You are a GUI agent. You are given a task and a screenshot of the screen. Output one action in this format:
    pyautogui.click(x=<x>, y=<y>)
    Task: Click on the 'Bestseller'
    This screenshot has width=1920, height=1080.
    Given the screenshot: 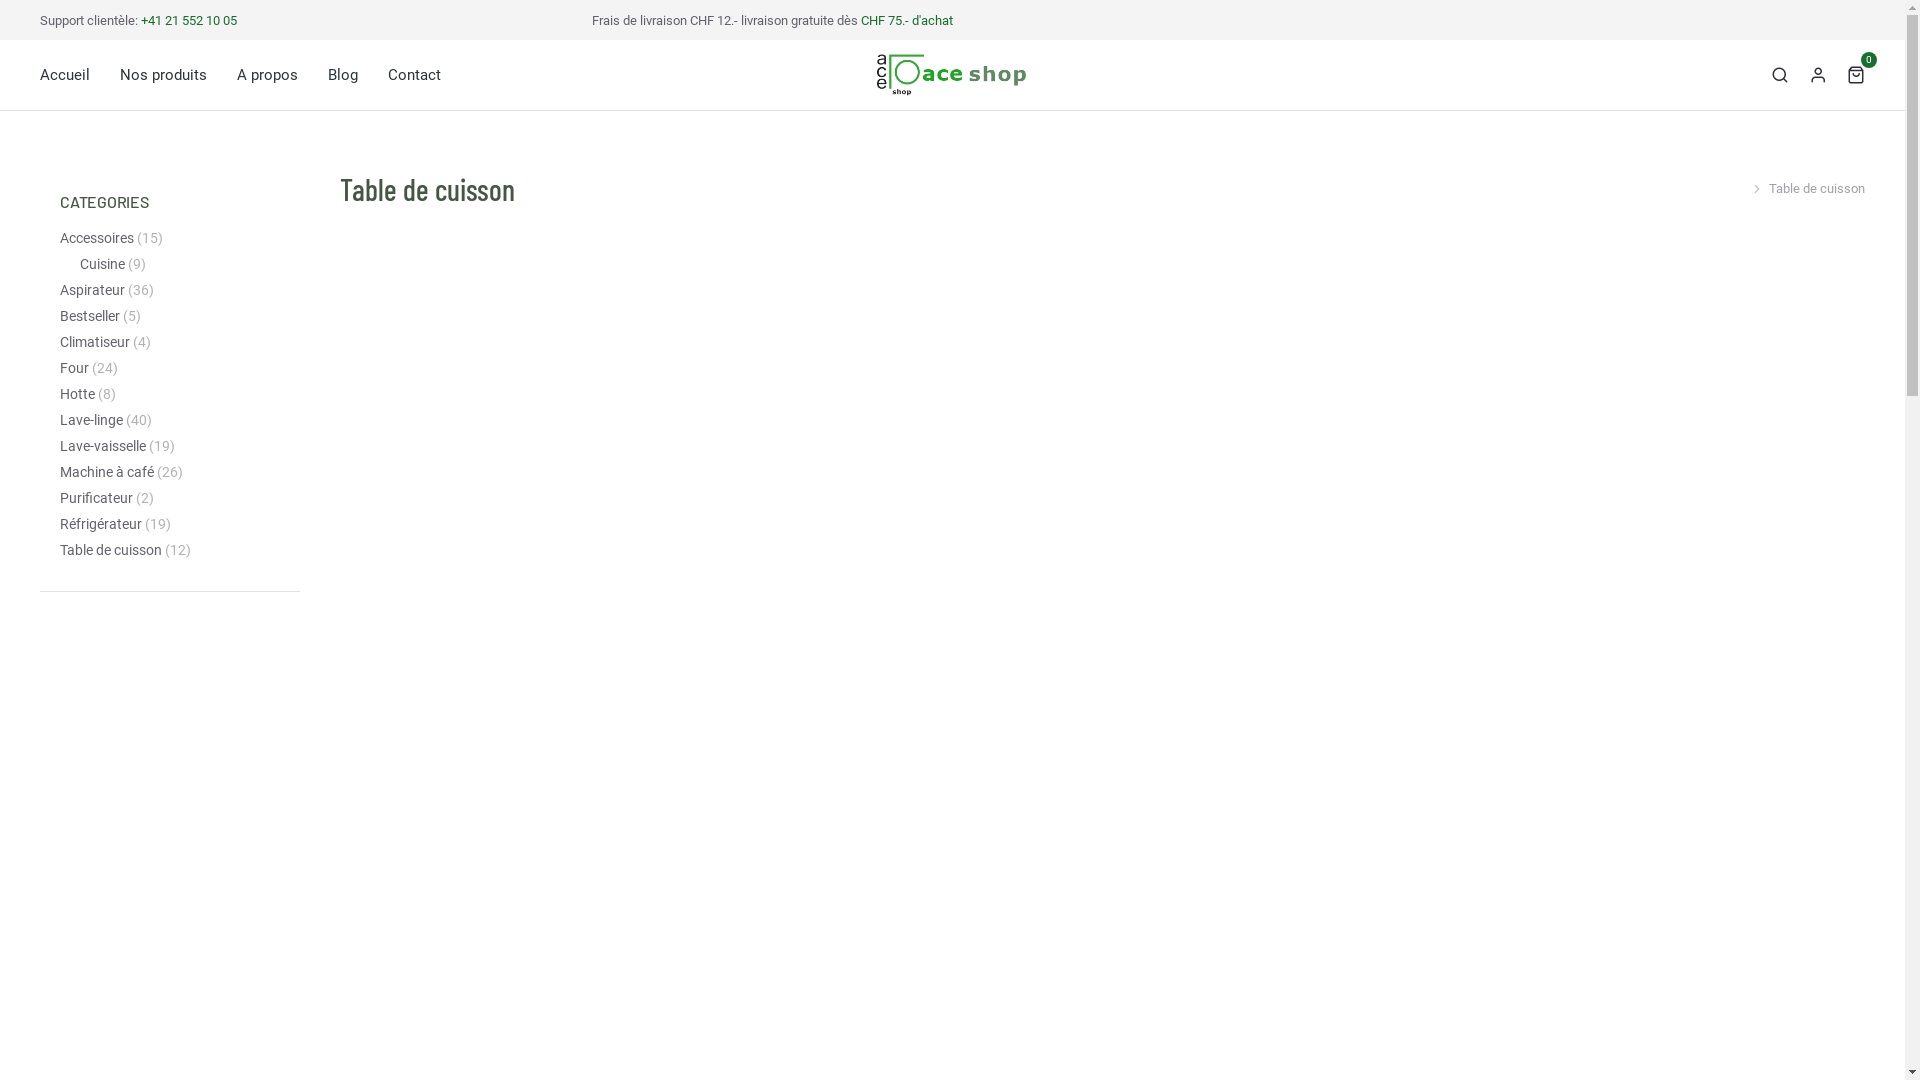 What is the action you would take?
    pyautogui.click(x=89, y=315)
    